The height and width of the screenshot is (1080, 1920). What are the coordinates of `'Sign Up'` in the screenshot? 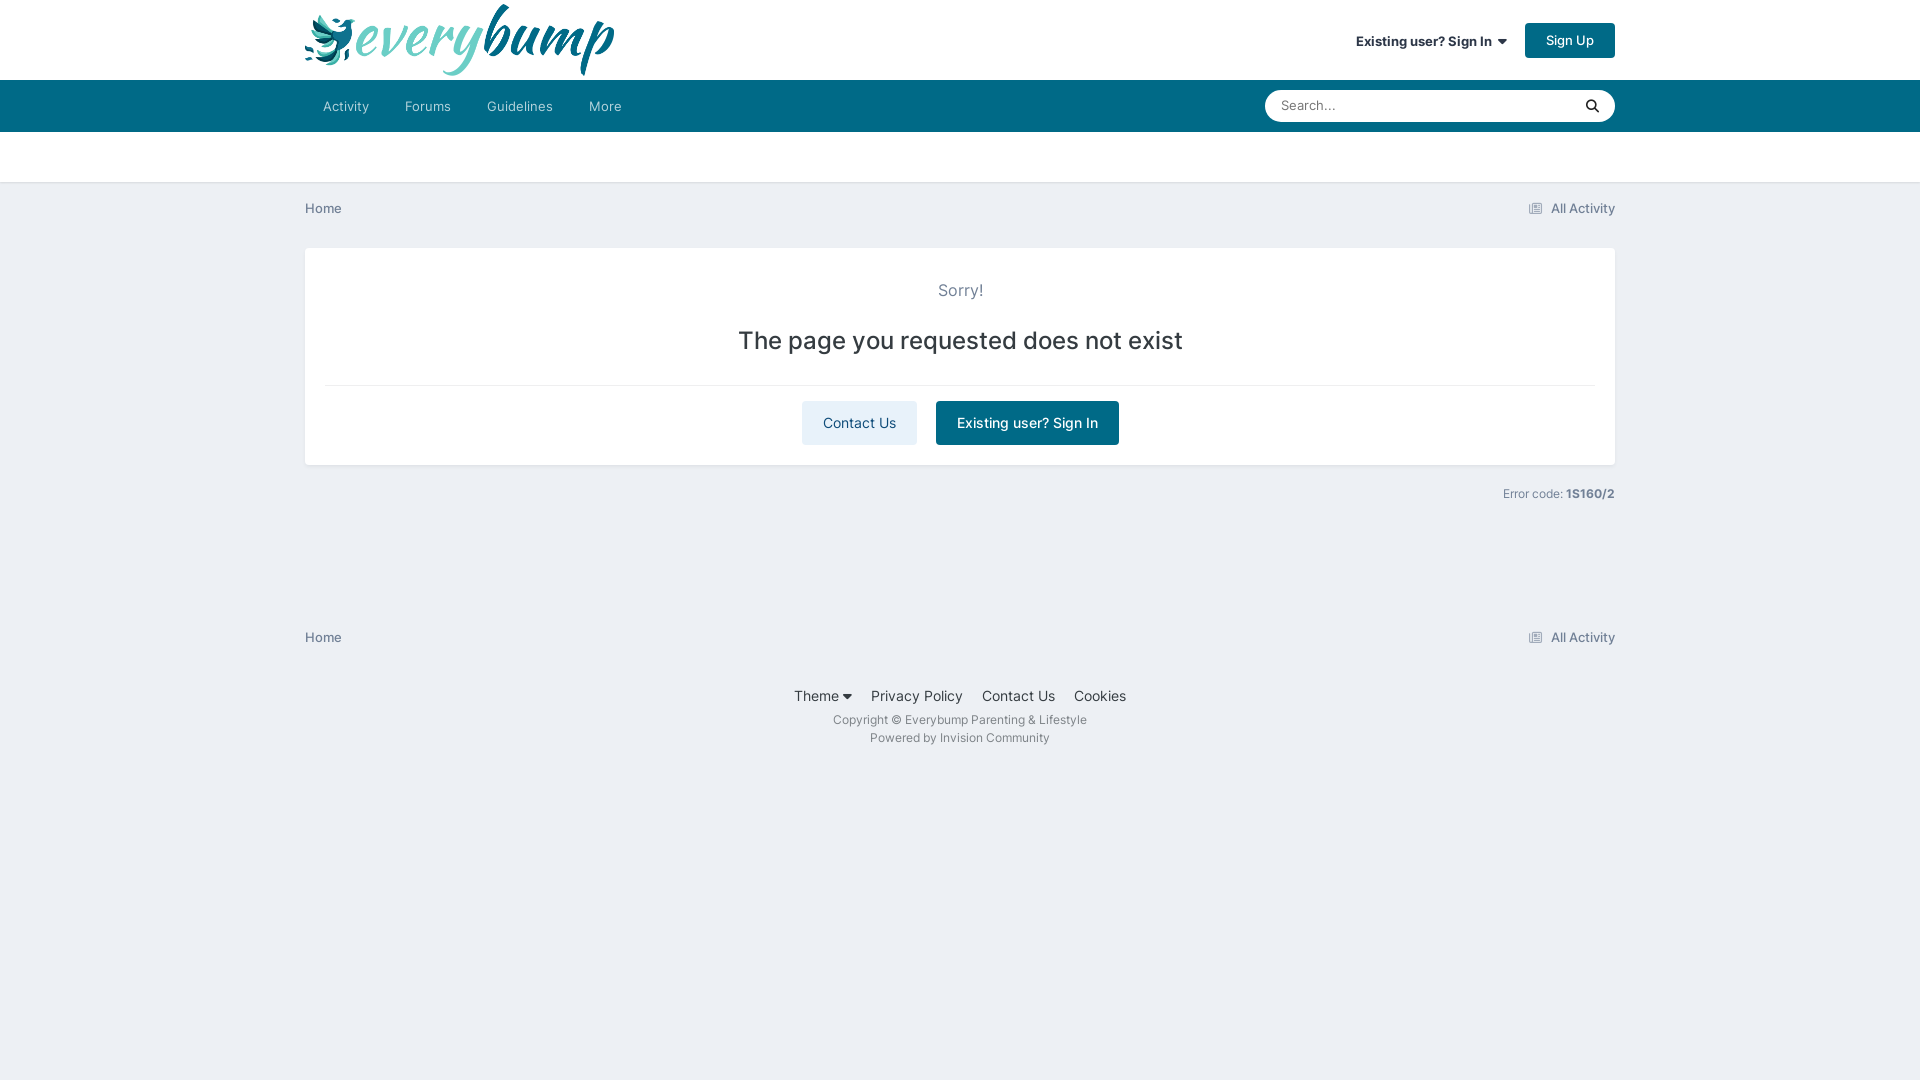 It's located at (1568, 39).